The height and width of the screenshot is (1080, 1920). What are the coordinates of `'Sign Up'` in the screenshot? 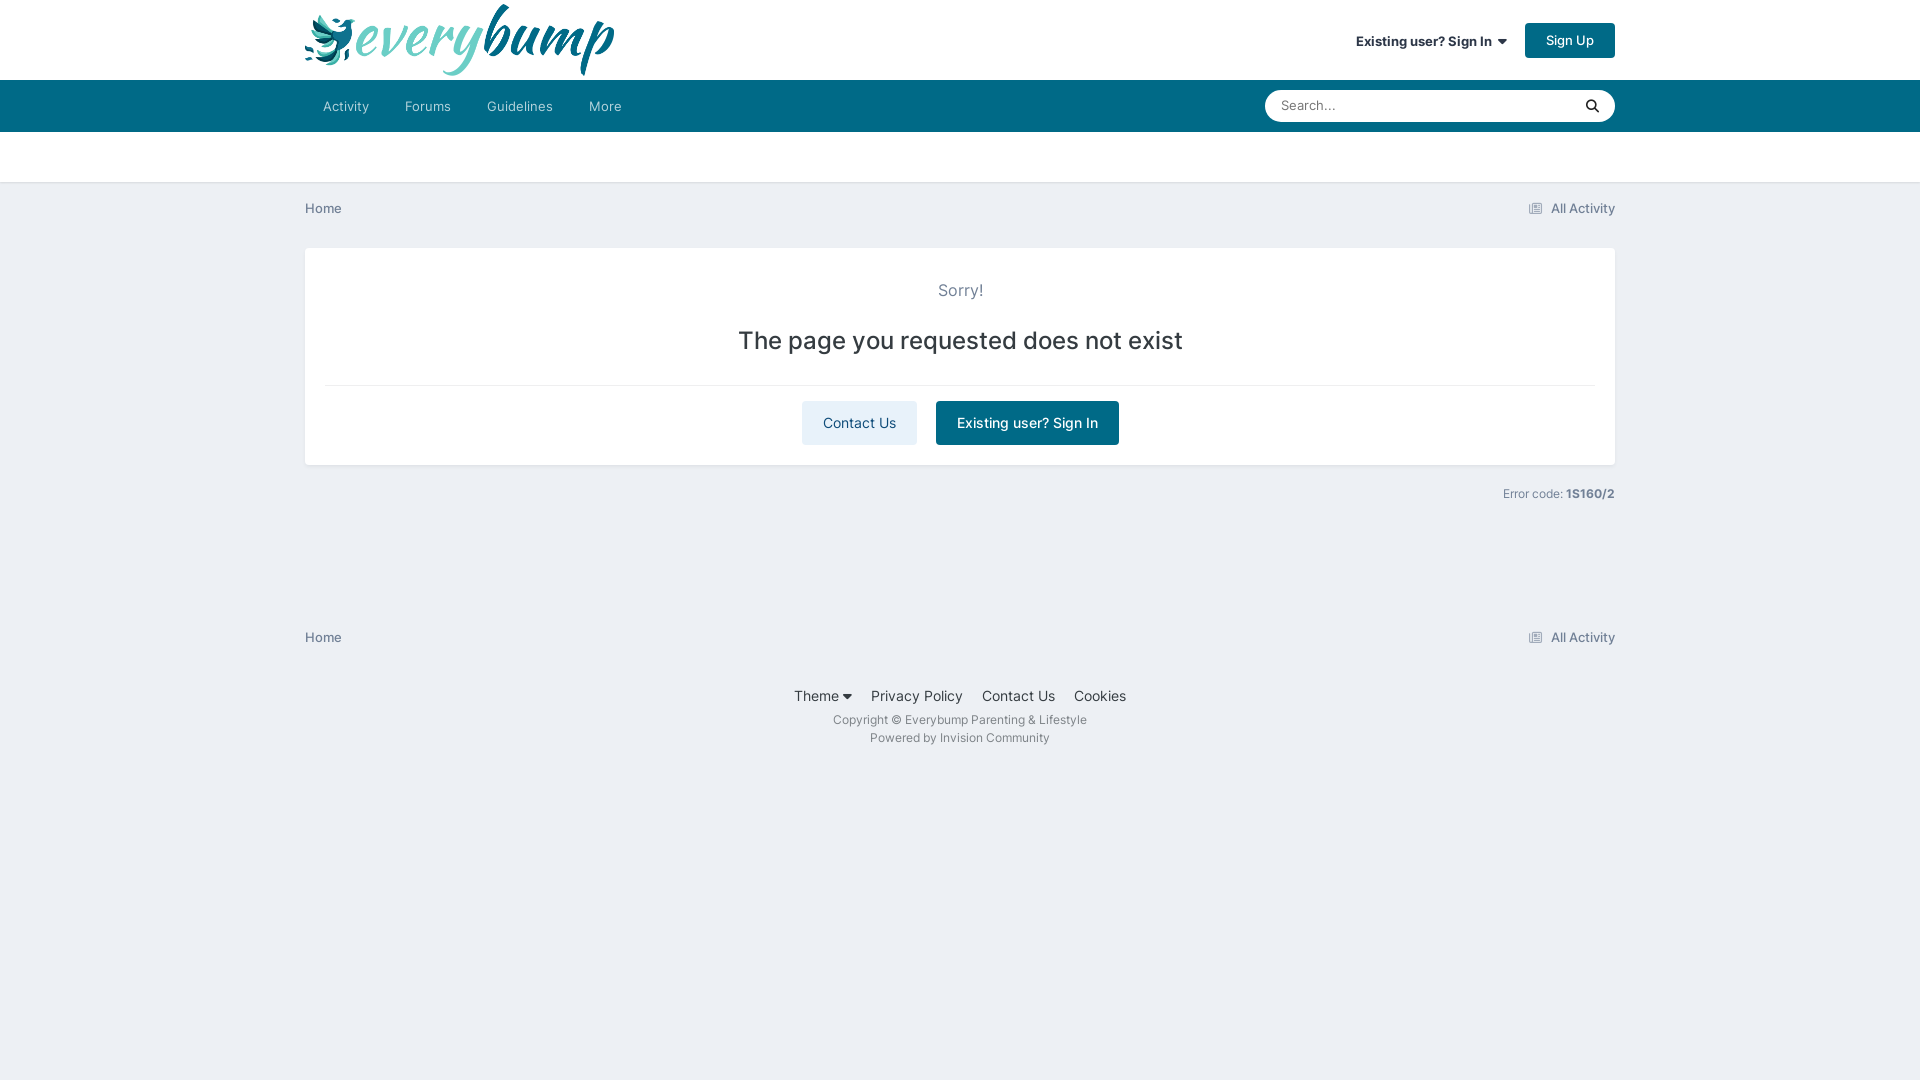 It's located at (1568, 39).